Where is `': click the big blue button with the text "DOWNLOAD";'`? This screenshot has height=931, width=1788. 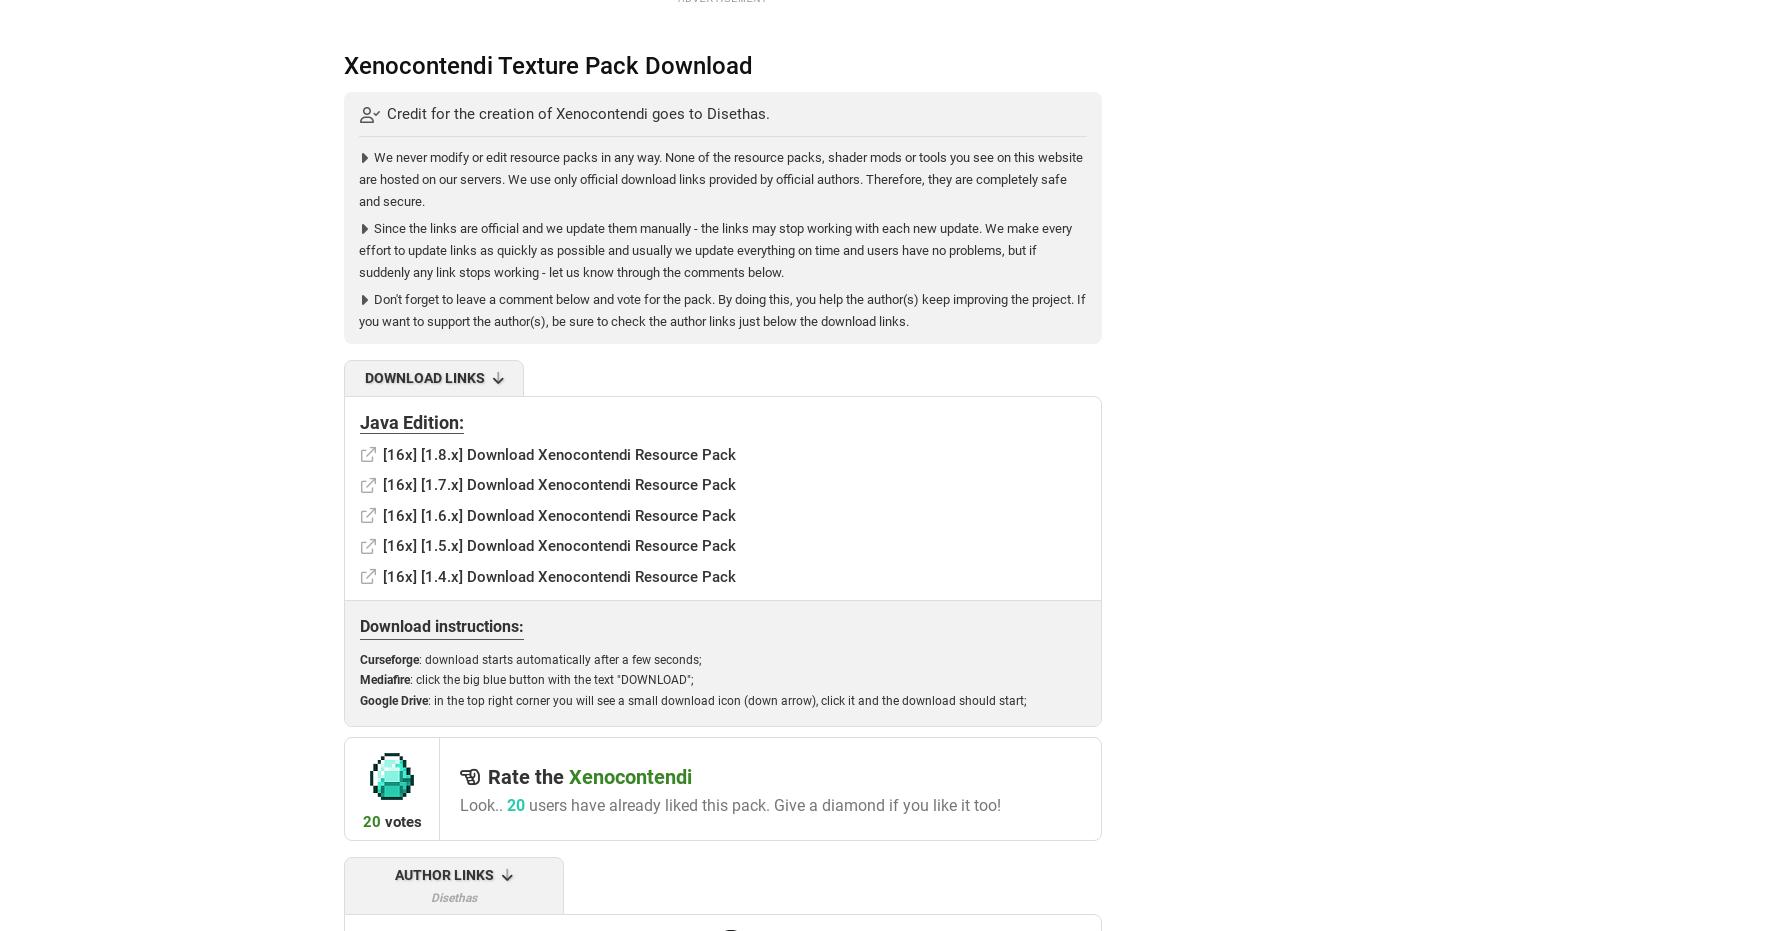
': click the big blue button with the text "DOWNLOAD";' is located at coordinates (551, 679).